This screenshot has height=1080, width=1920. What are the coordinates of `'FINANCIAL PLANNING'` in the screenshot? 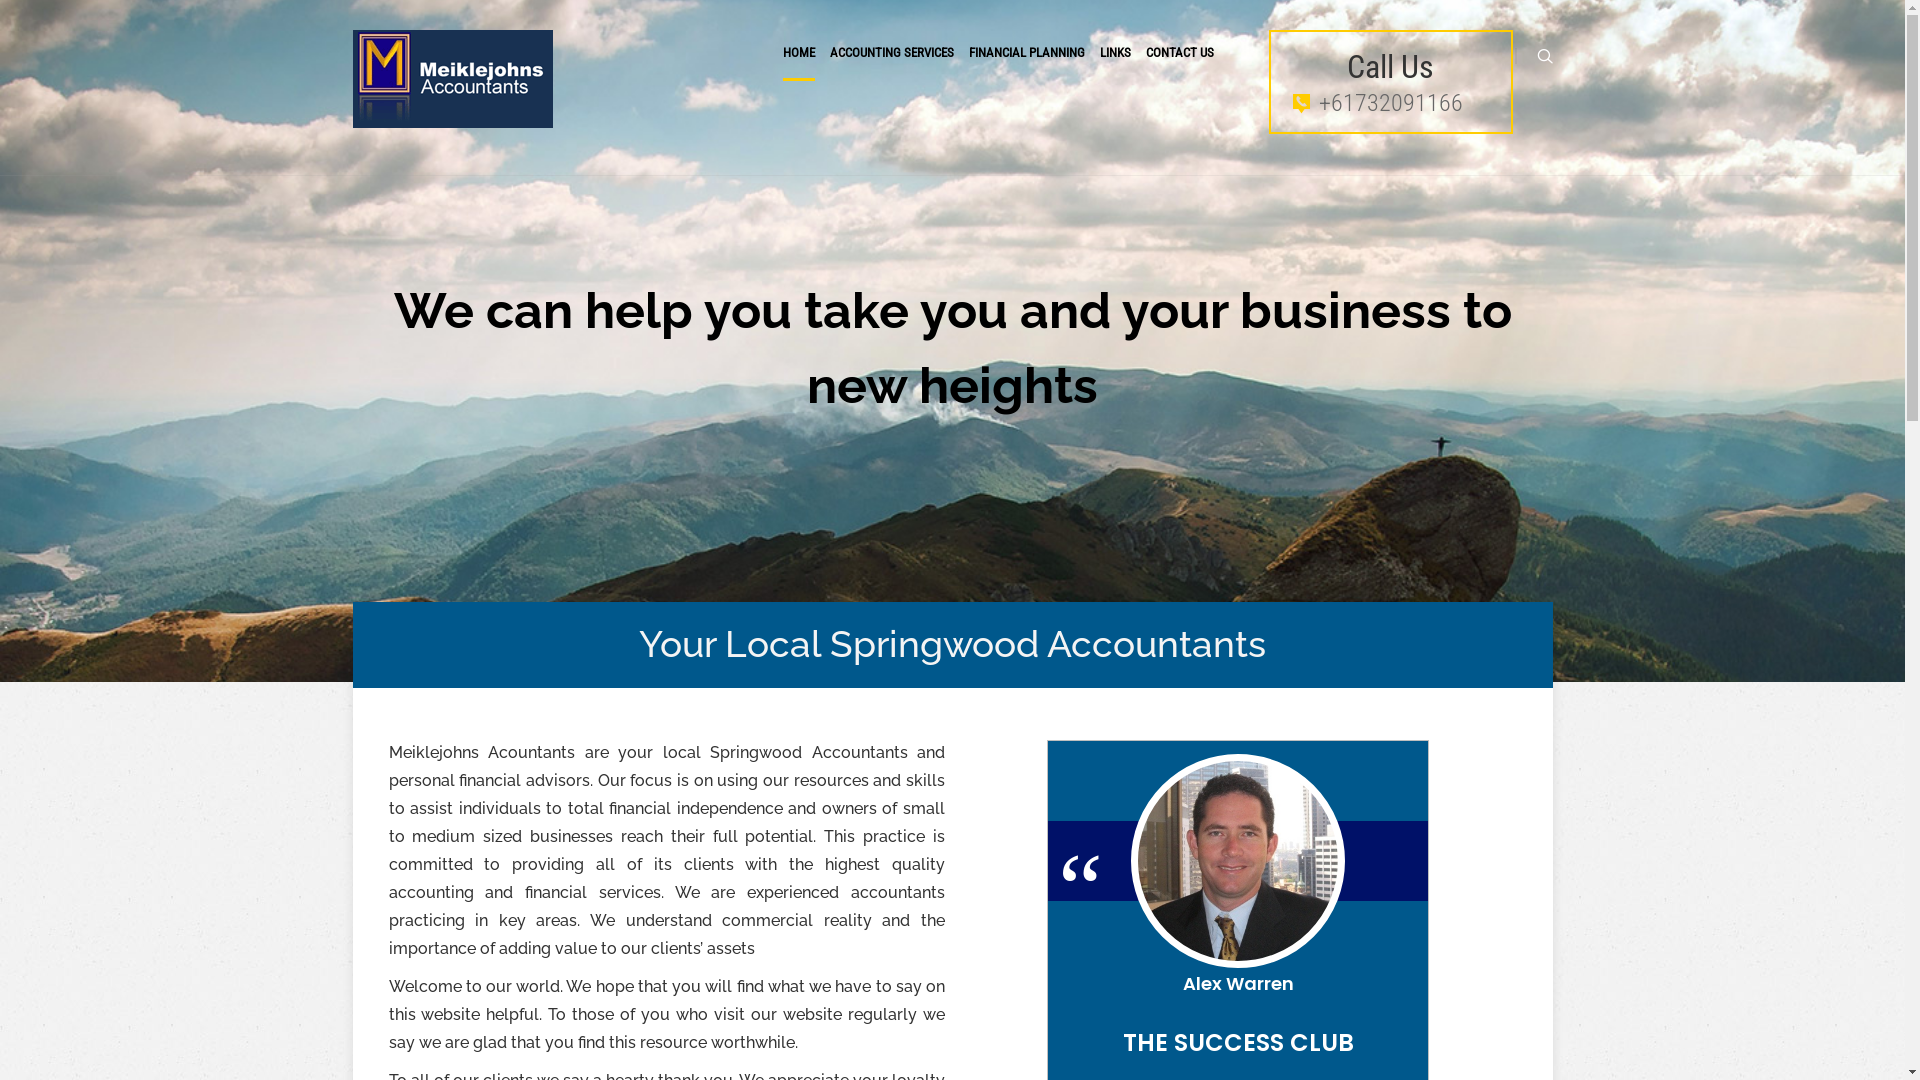 It's located at (1026, 51).